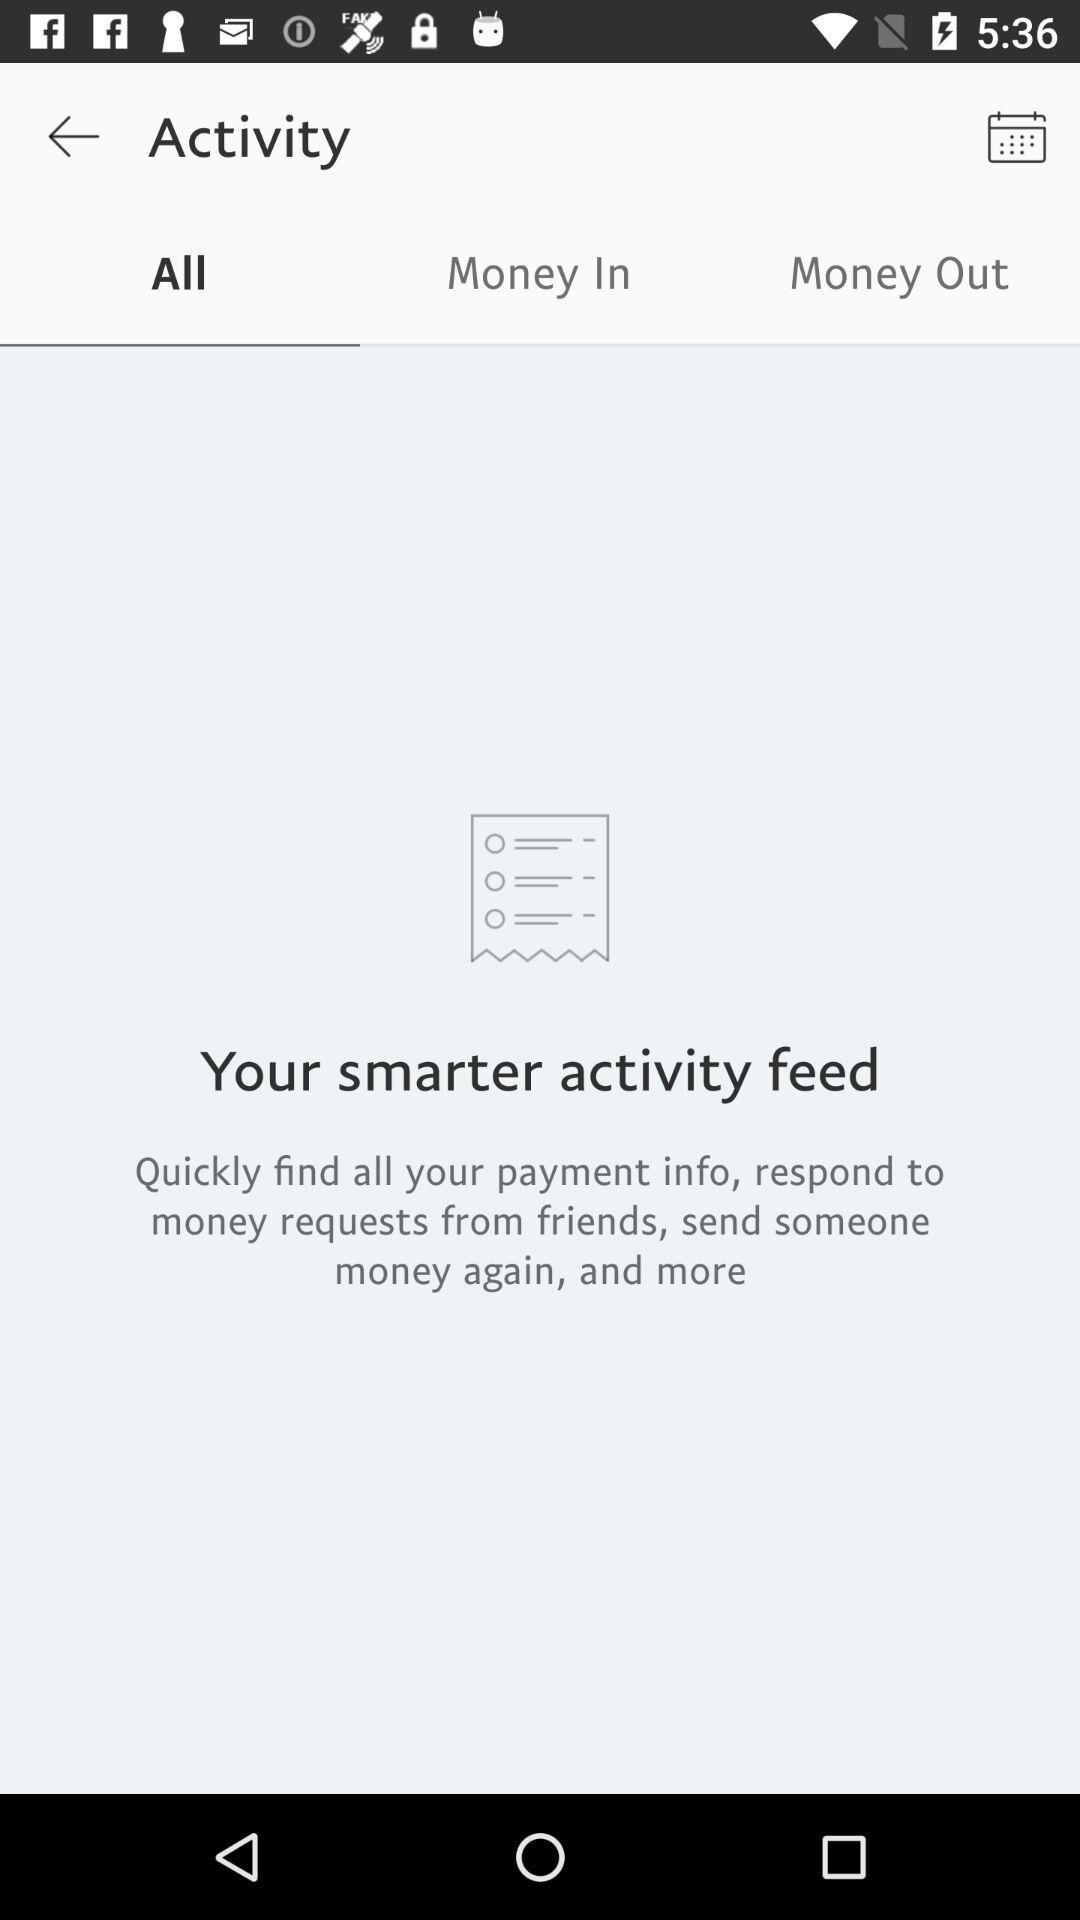  Describe the element at coordinates (1017, 135) in the screenshot. I see `icon to the right of the activity icon` at that location.